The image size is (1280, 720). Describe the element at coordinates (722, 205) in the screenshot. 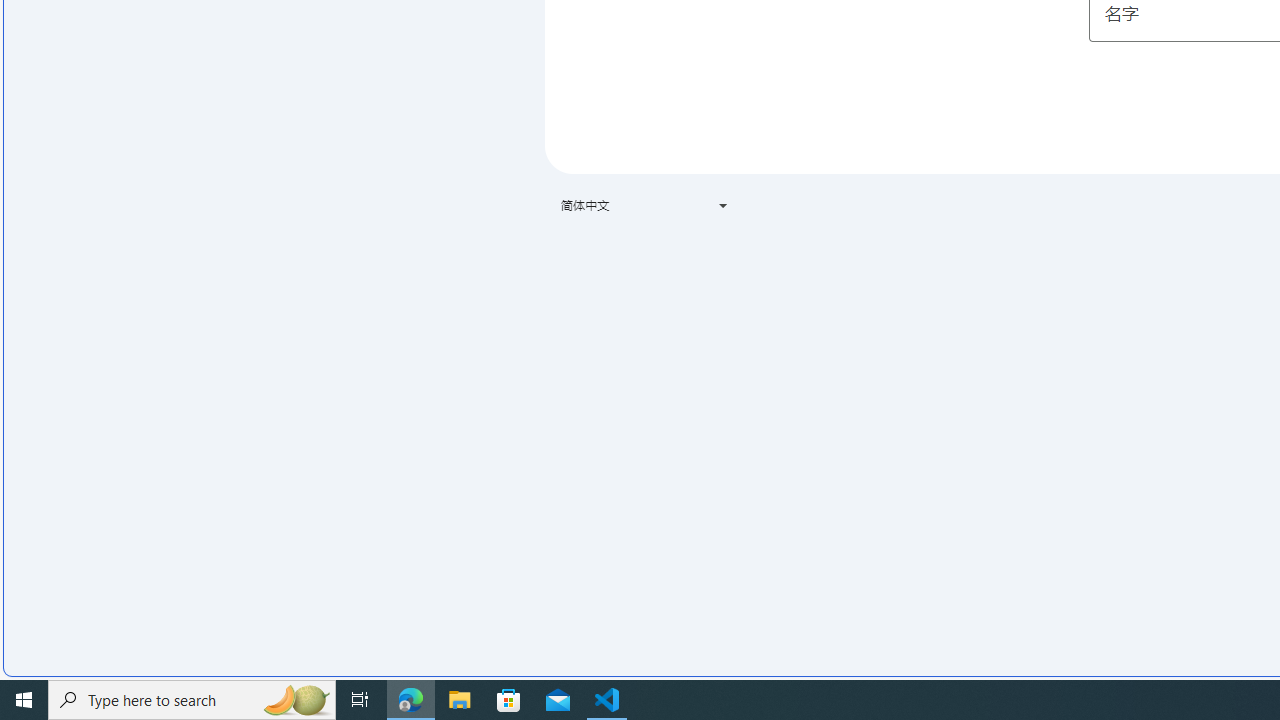

I see `'Class: VfPpkd-t08AT-Bz112c-Bd00G'` at that location.